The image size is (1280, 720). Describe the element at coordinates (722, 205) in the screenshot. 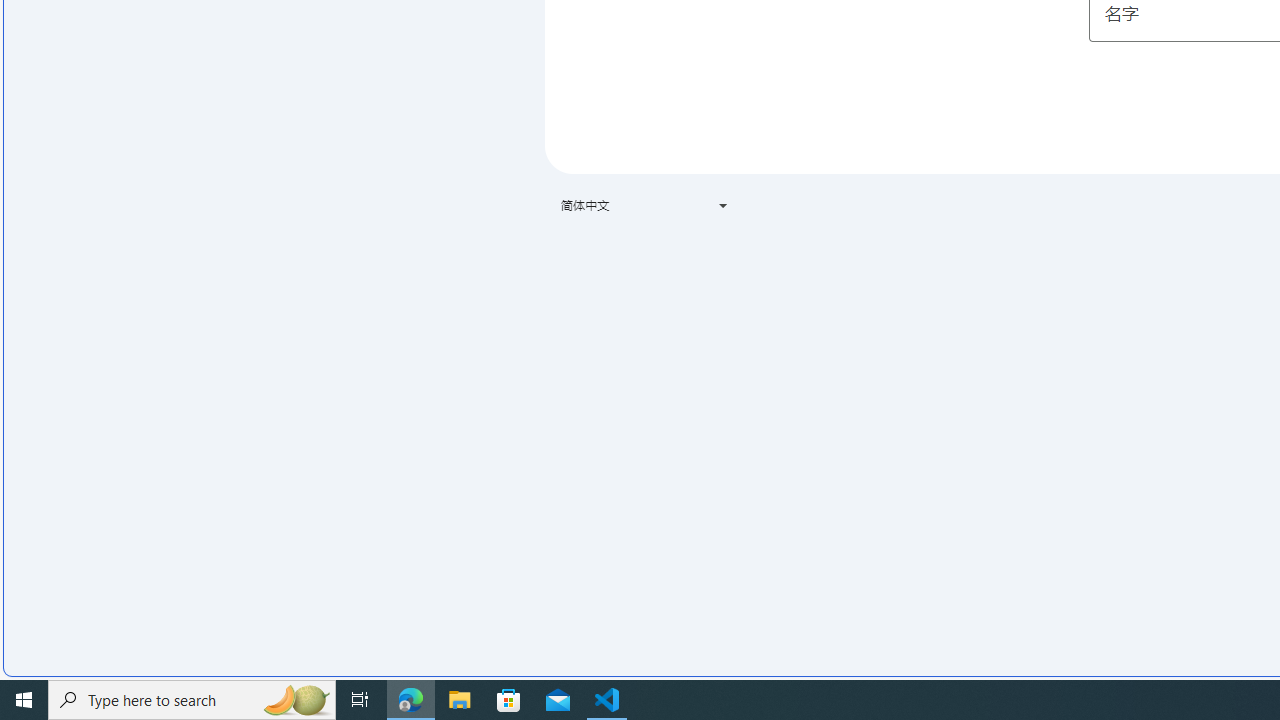

I see `'Class: VfPpkd-t08AT-Bz112c-Bd00G'` at that location.